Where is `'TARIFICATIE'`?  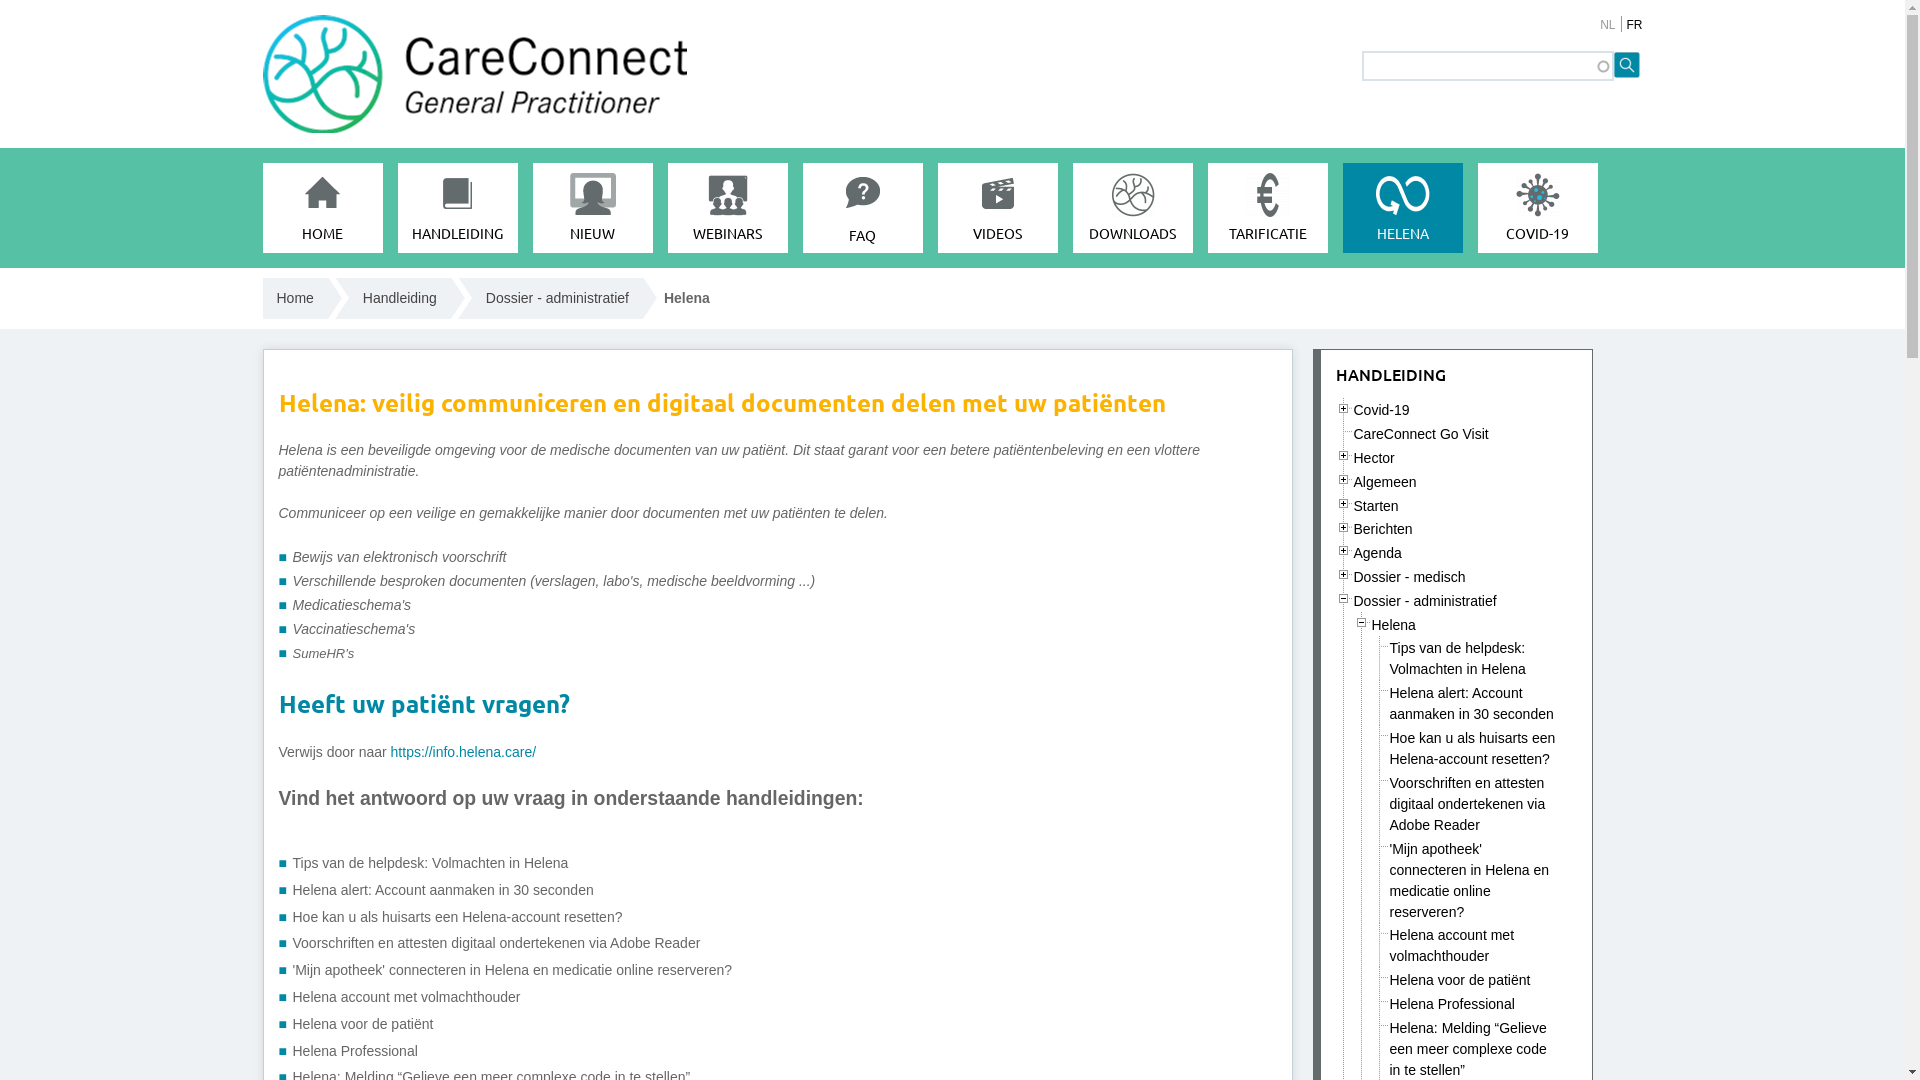
'TARIFICATIE' is located at coordinates (1207, 208).